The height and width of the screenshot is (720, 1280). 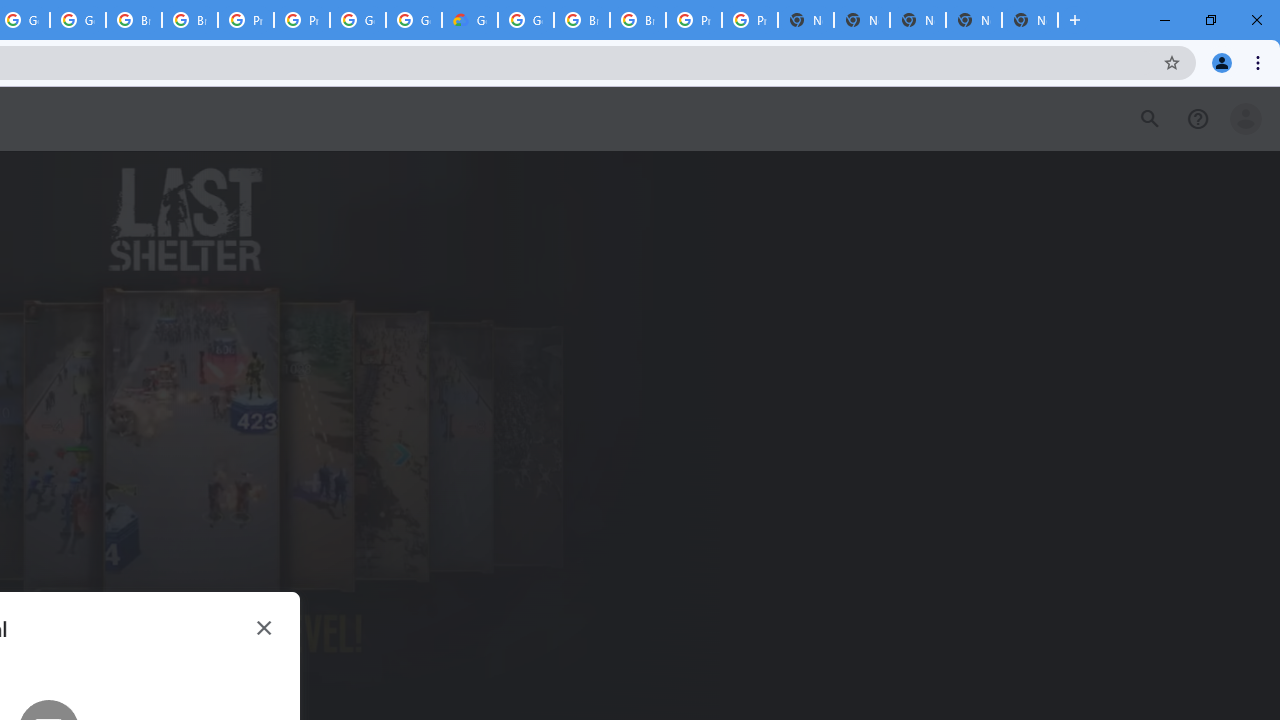 What do you see at coordinates (581, 20) in the screenshot?
I see `'Browse Chrome as a guest - Computer - Google Chrome Help'` at bounding box center [581, 20].